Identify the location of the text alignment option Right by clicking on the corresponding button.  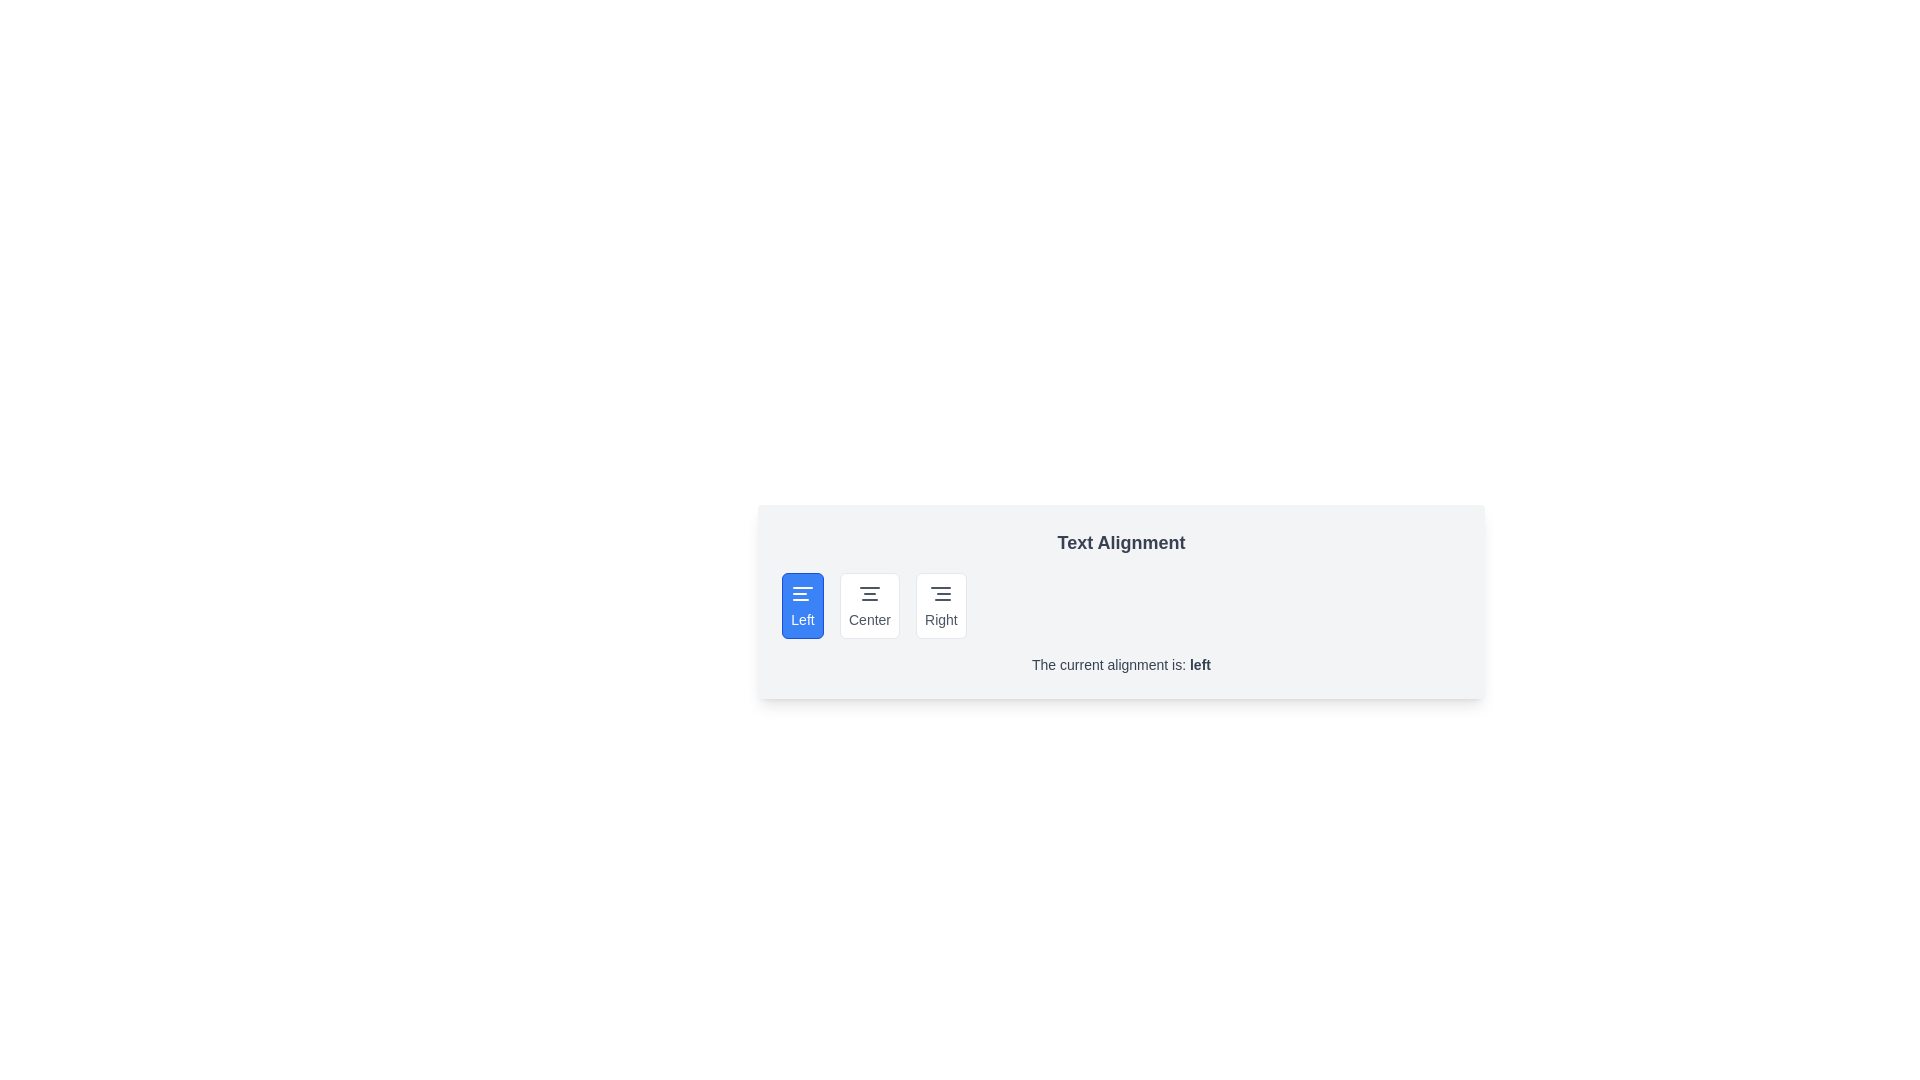
(939, 604).